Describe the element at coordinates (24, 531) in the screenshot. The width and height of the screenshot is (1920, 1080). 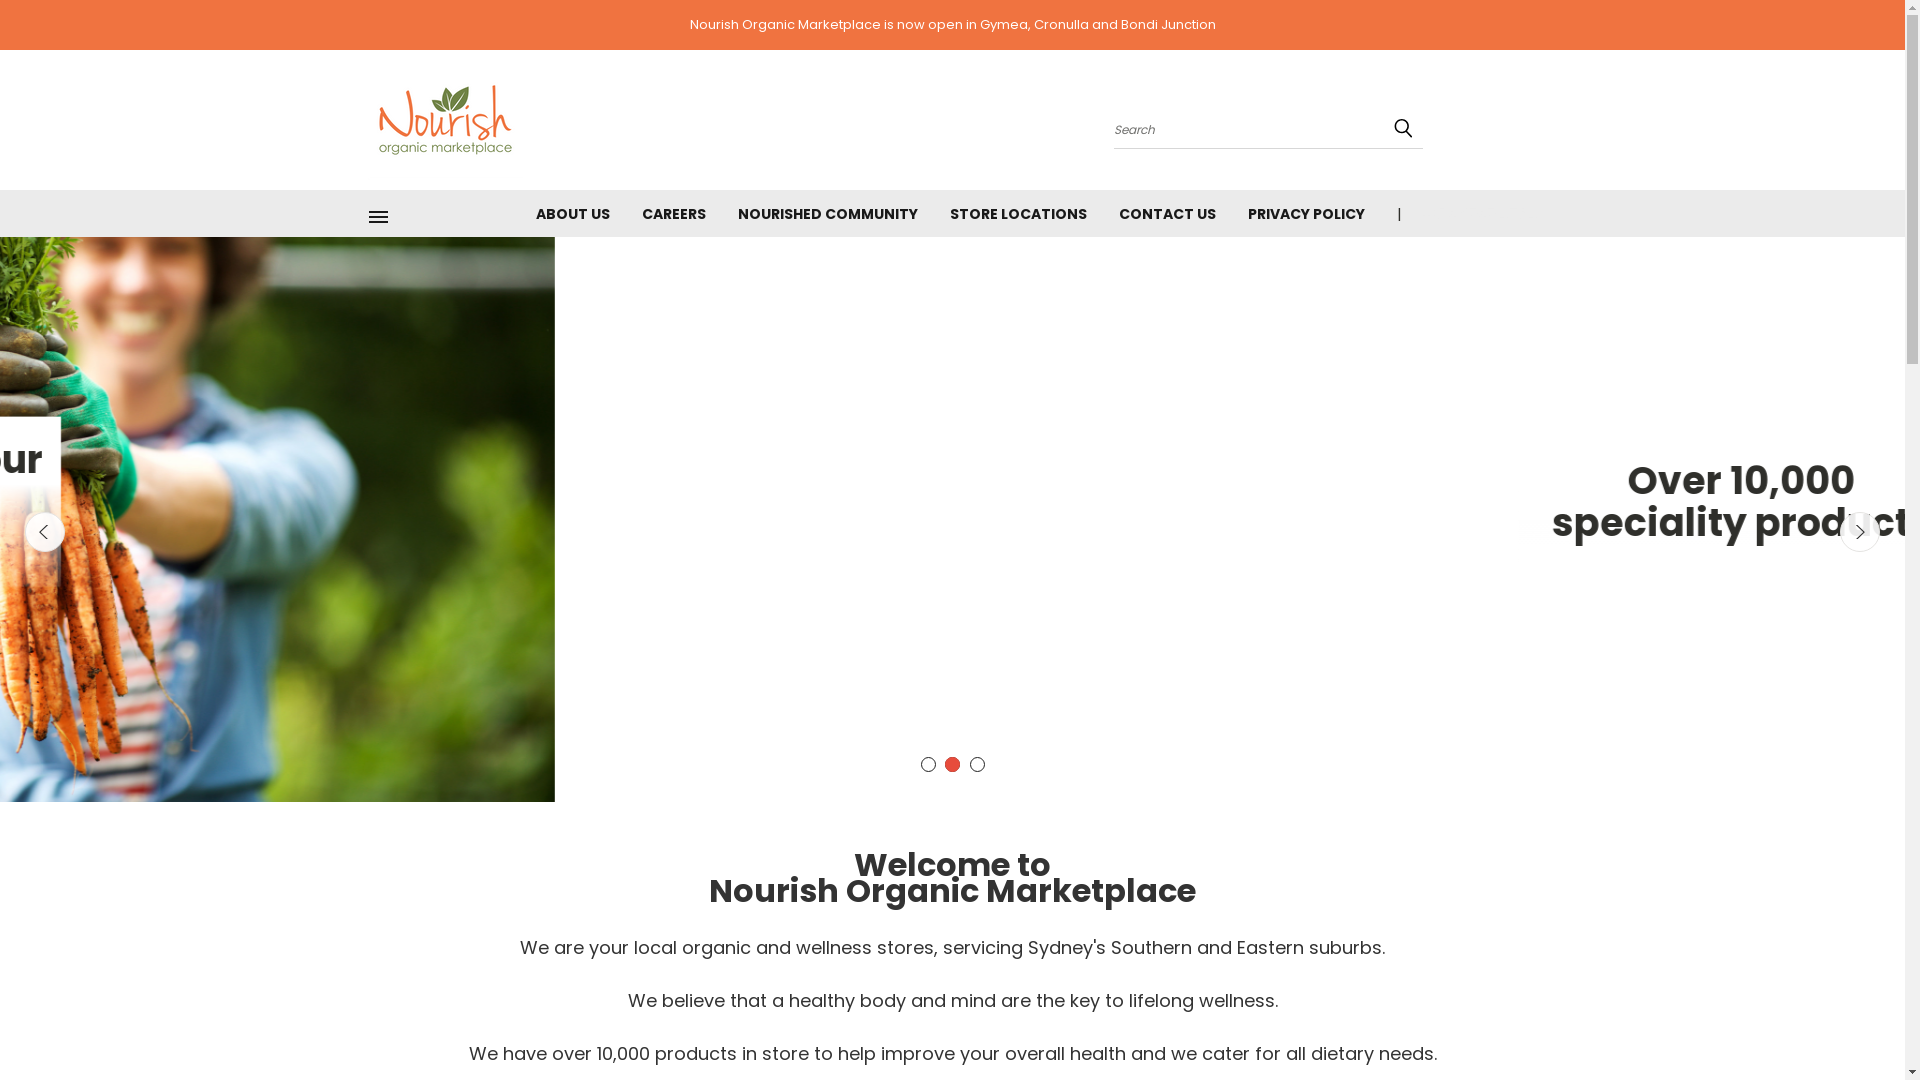
I see `'Previous'` at that location.